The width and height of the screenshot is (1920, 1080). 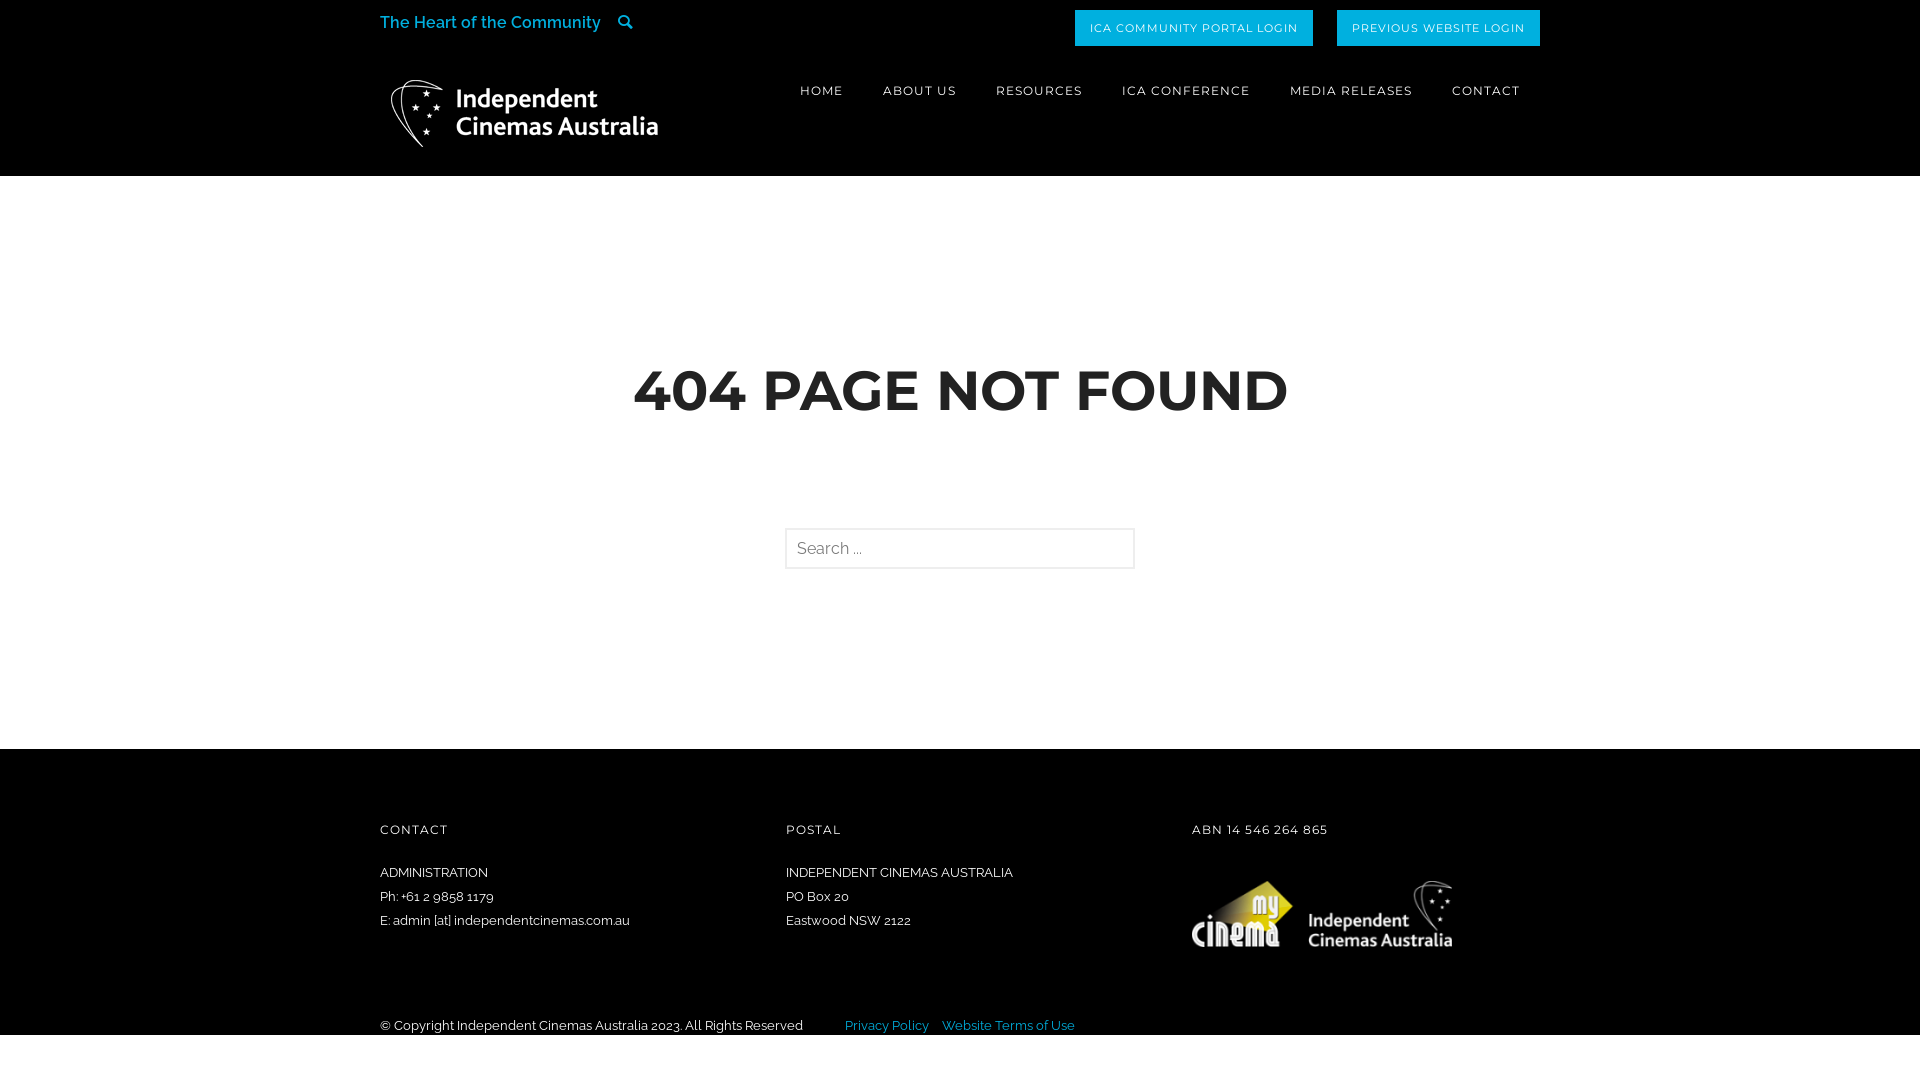 What do you see at coordinates (1486, 90) in the screenshot?
I see `'CONTACT'` at bounding box center [1486, 90].